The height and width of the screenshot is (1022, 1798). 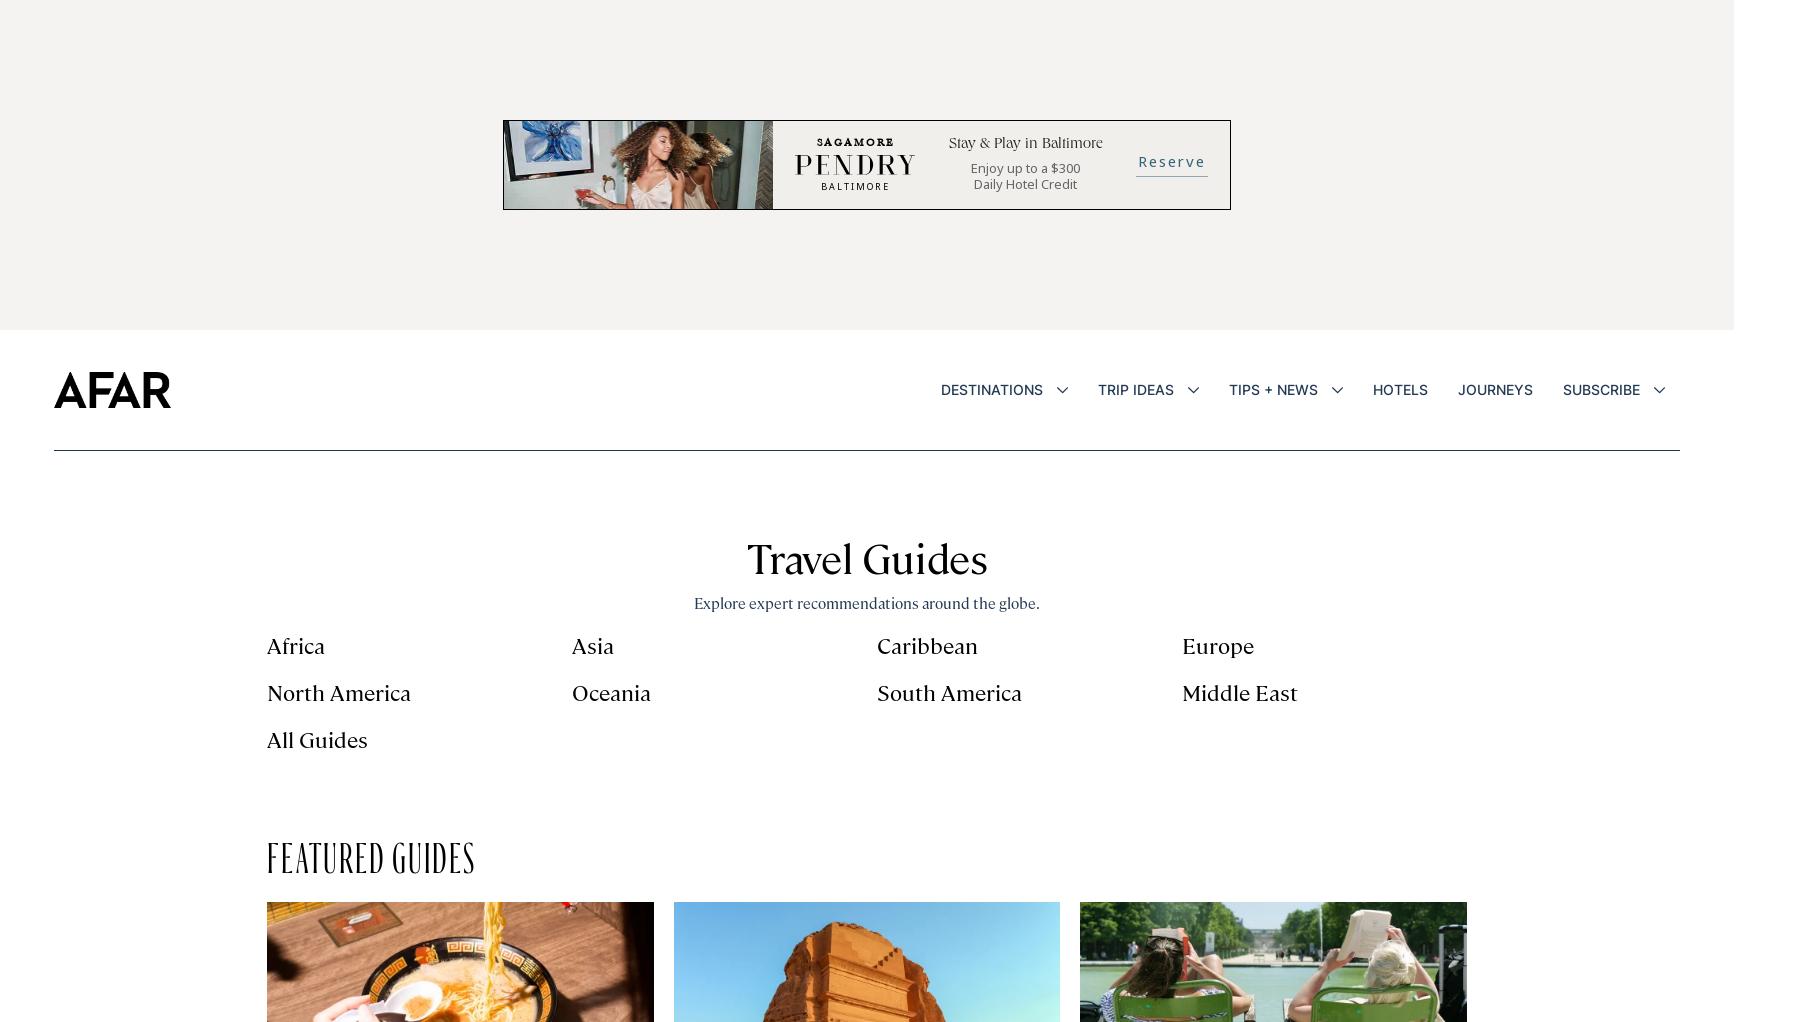 I want to click on 'Loyalty + Rewards', so click(x=1563, y=584).